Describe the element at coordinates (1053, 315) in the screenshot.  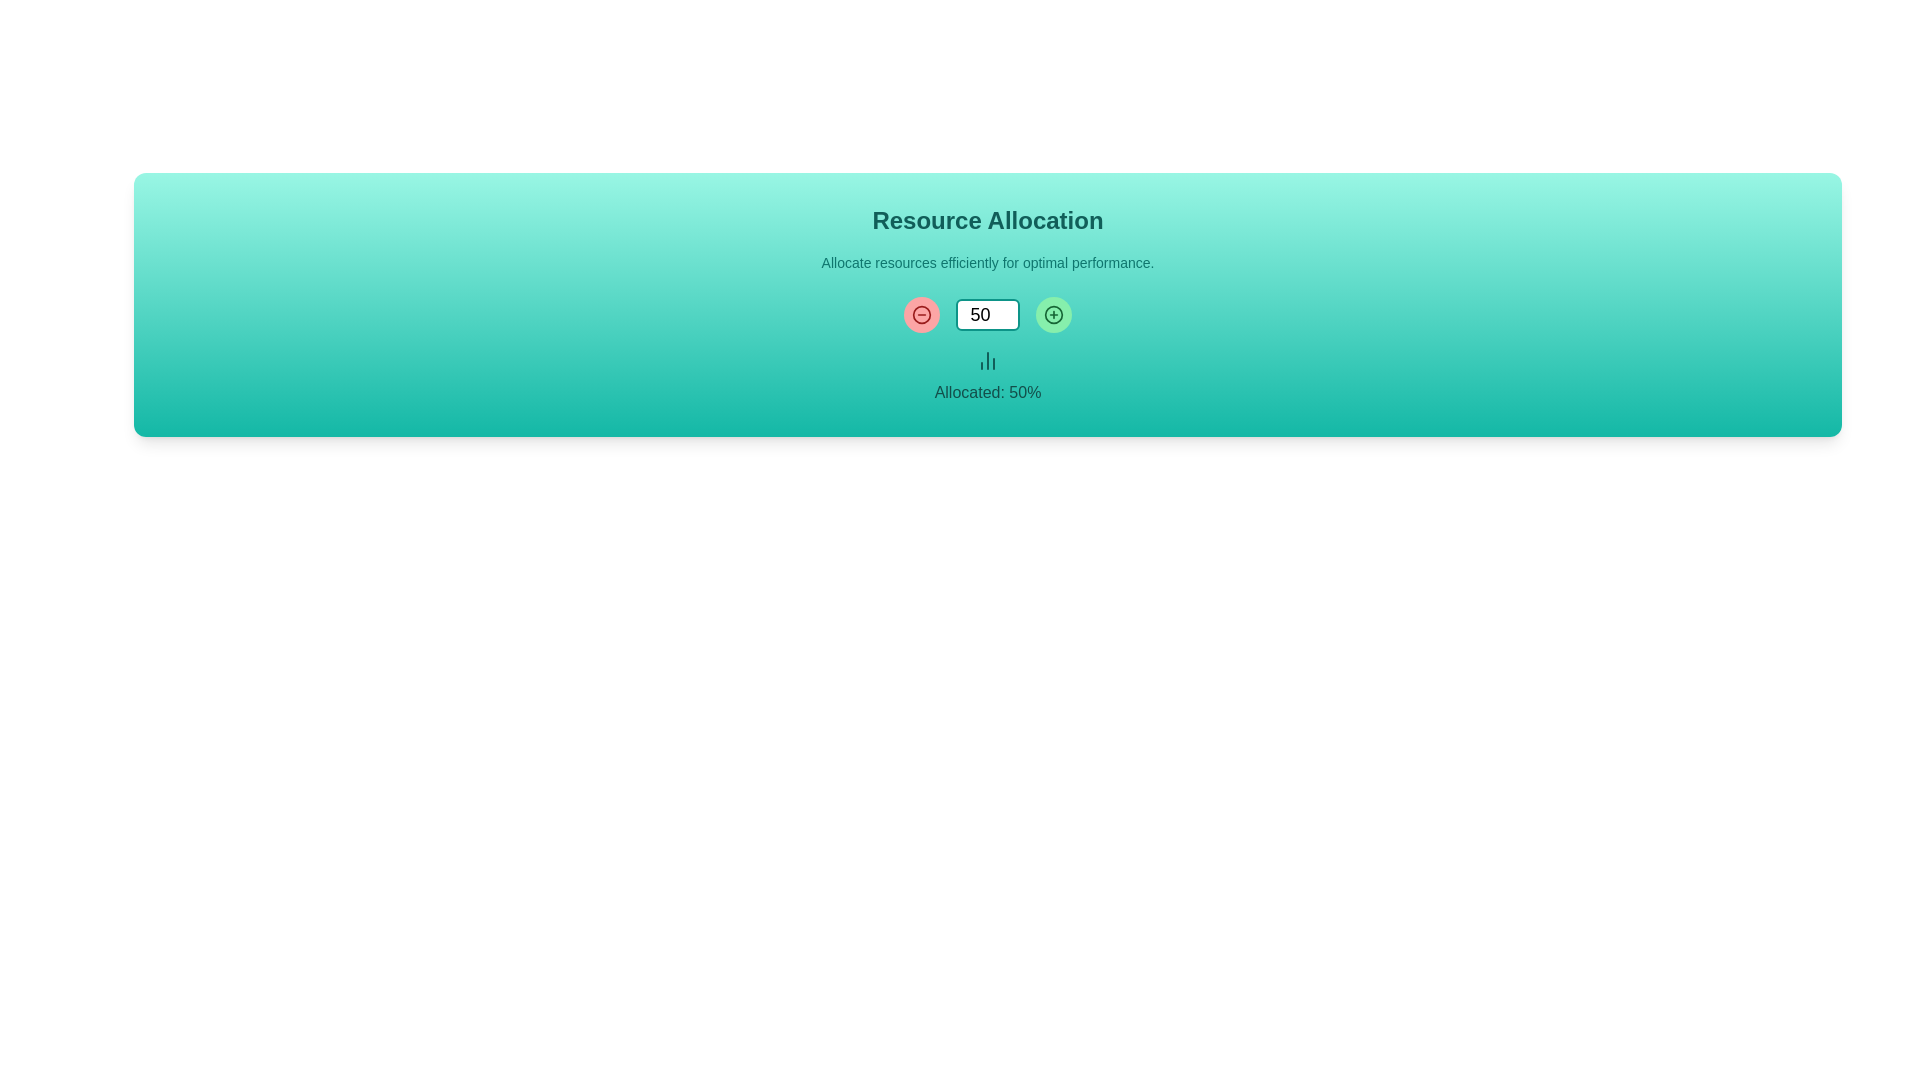
I see `the Circular SVG icon embedded within the green button on the rightmost side of the resource allocation controls` at that location.